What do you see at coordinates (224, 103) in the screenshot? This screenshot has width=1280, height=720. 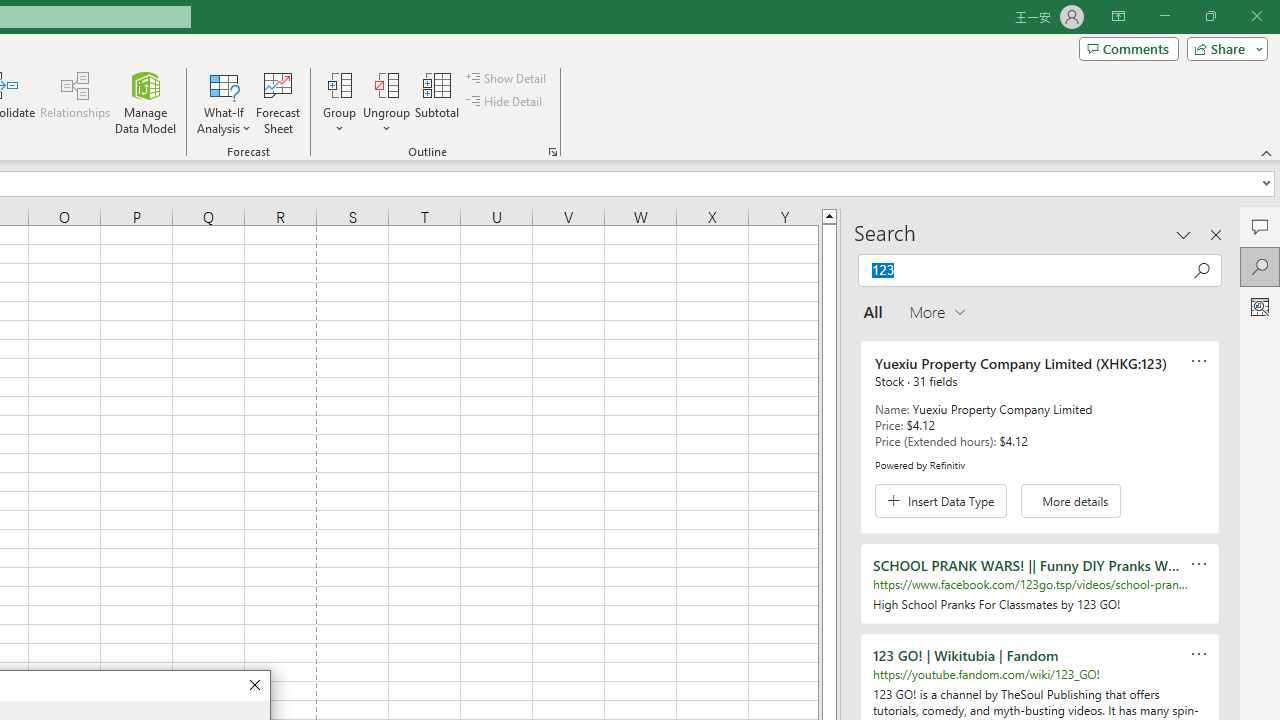 I see `'What-If Analysis'` at bounding box center [224, 103].